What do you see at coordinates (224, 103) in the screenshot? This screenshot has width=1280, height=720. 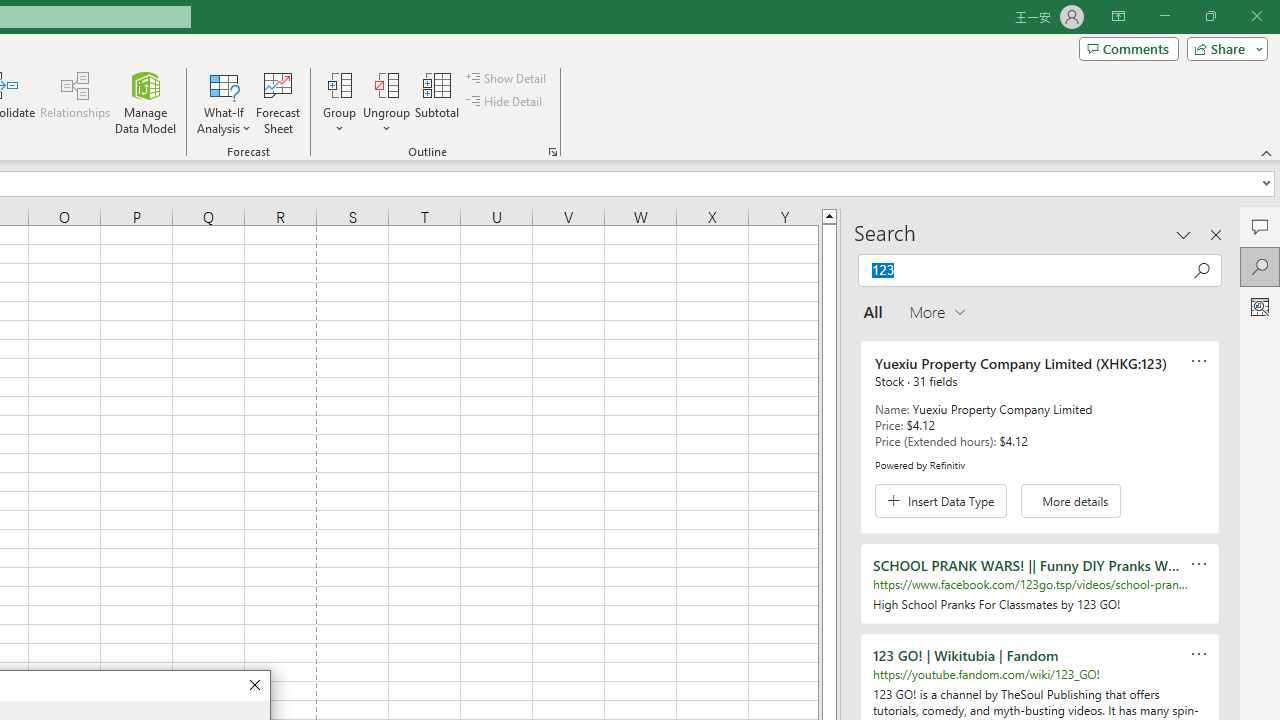 I see `'What-If Analysis'` at bounding box center [224, 103].